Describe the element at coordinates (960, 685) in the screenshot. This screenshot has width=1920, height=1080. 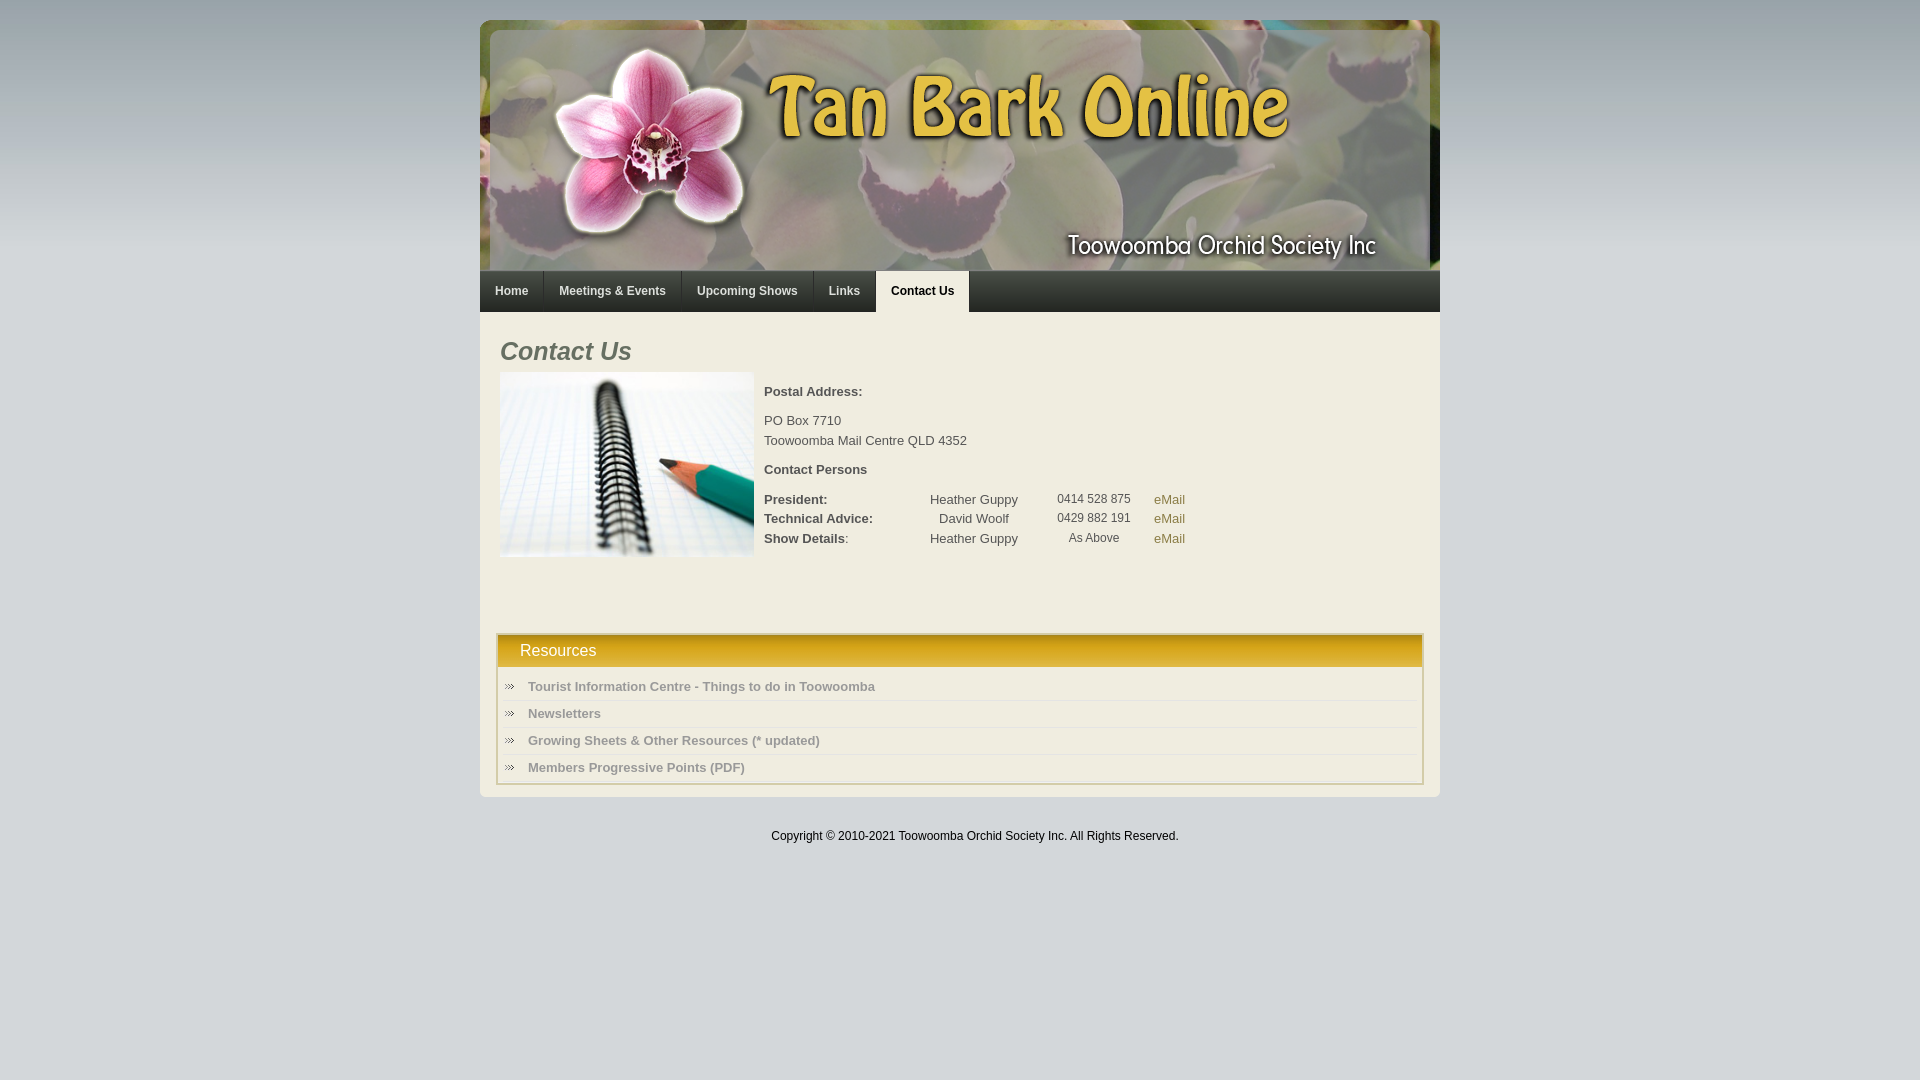
I see `'Tourist Information Centre - Things to do in Toowoomba'` at that location.